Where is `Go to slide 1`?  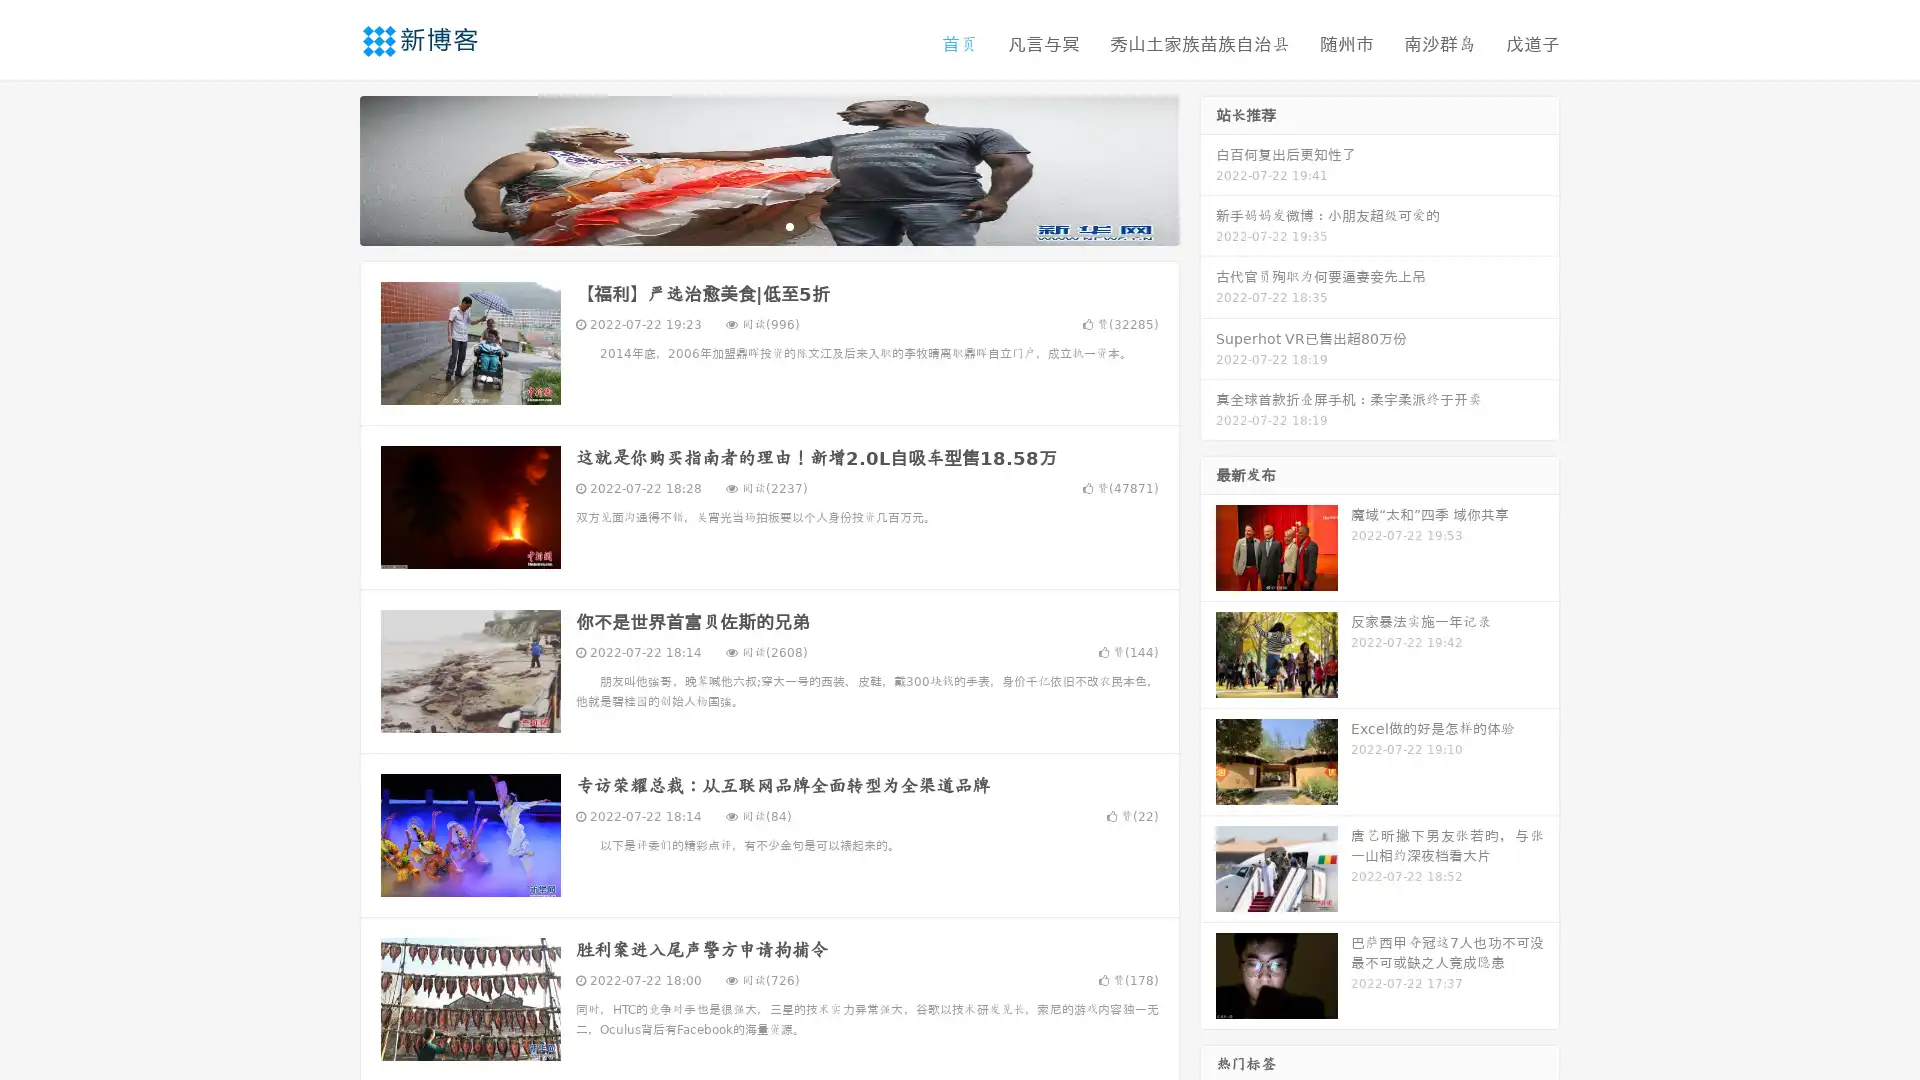 Go to slide 1 is located at coordinates (748, 225).